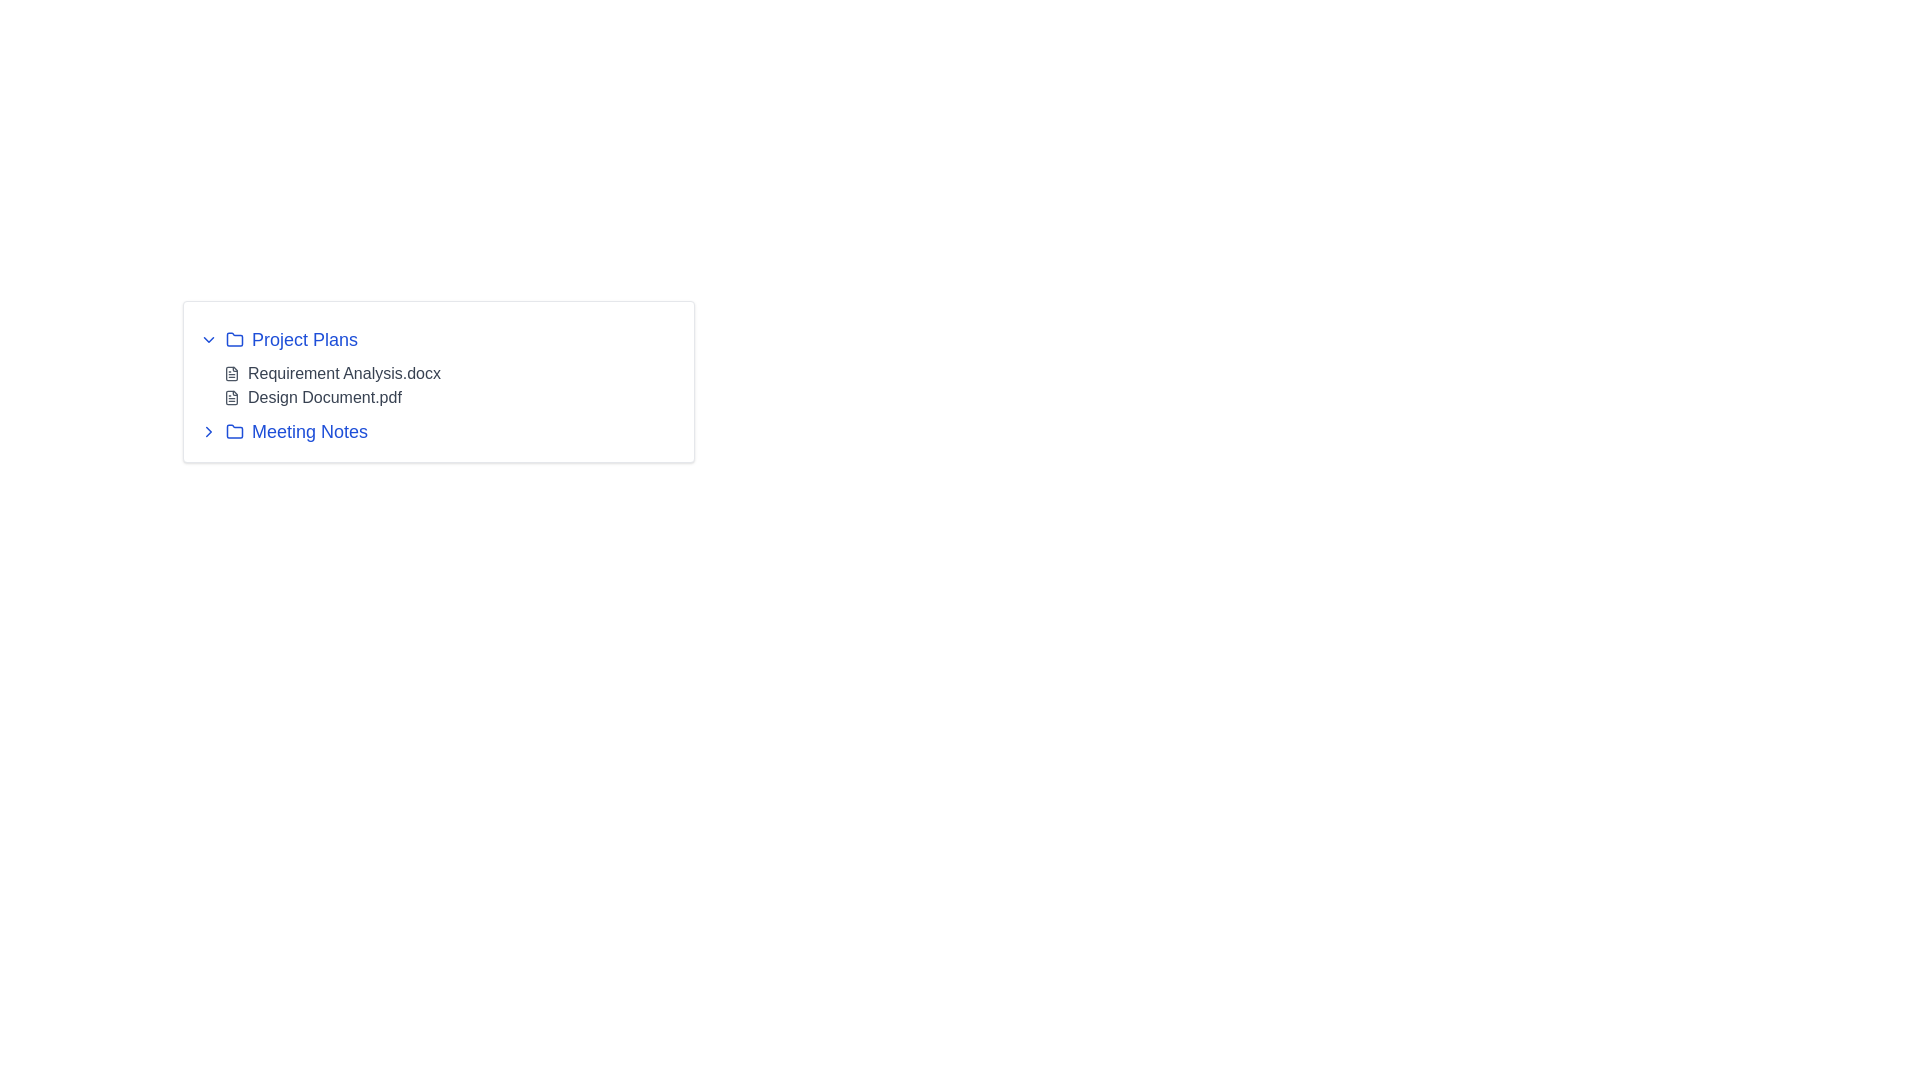 This screenshot has height=1080, width=1920. I want to click on the SVG icon that visually represents the document file 'Design Document.pdf', located to the left of the text label within the 'Project Plans' section, so click(231, 397).